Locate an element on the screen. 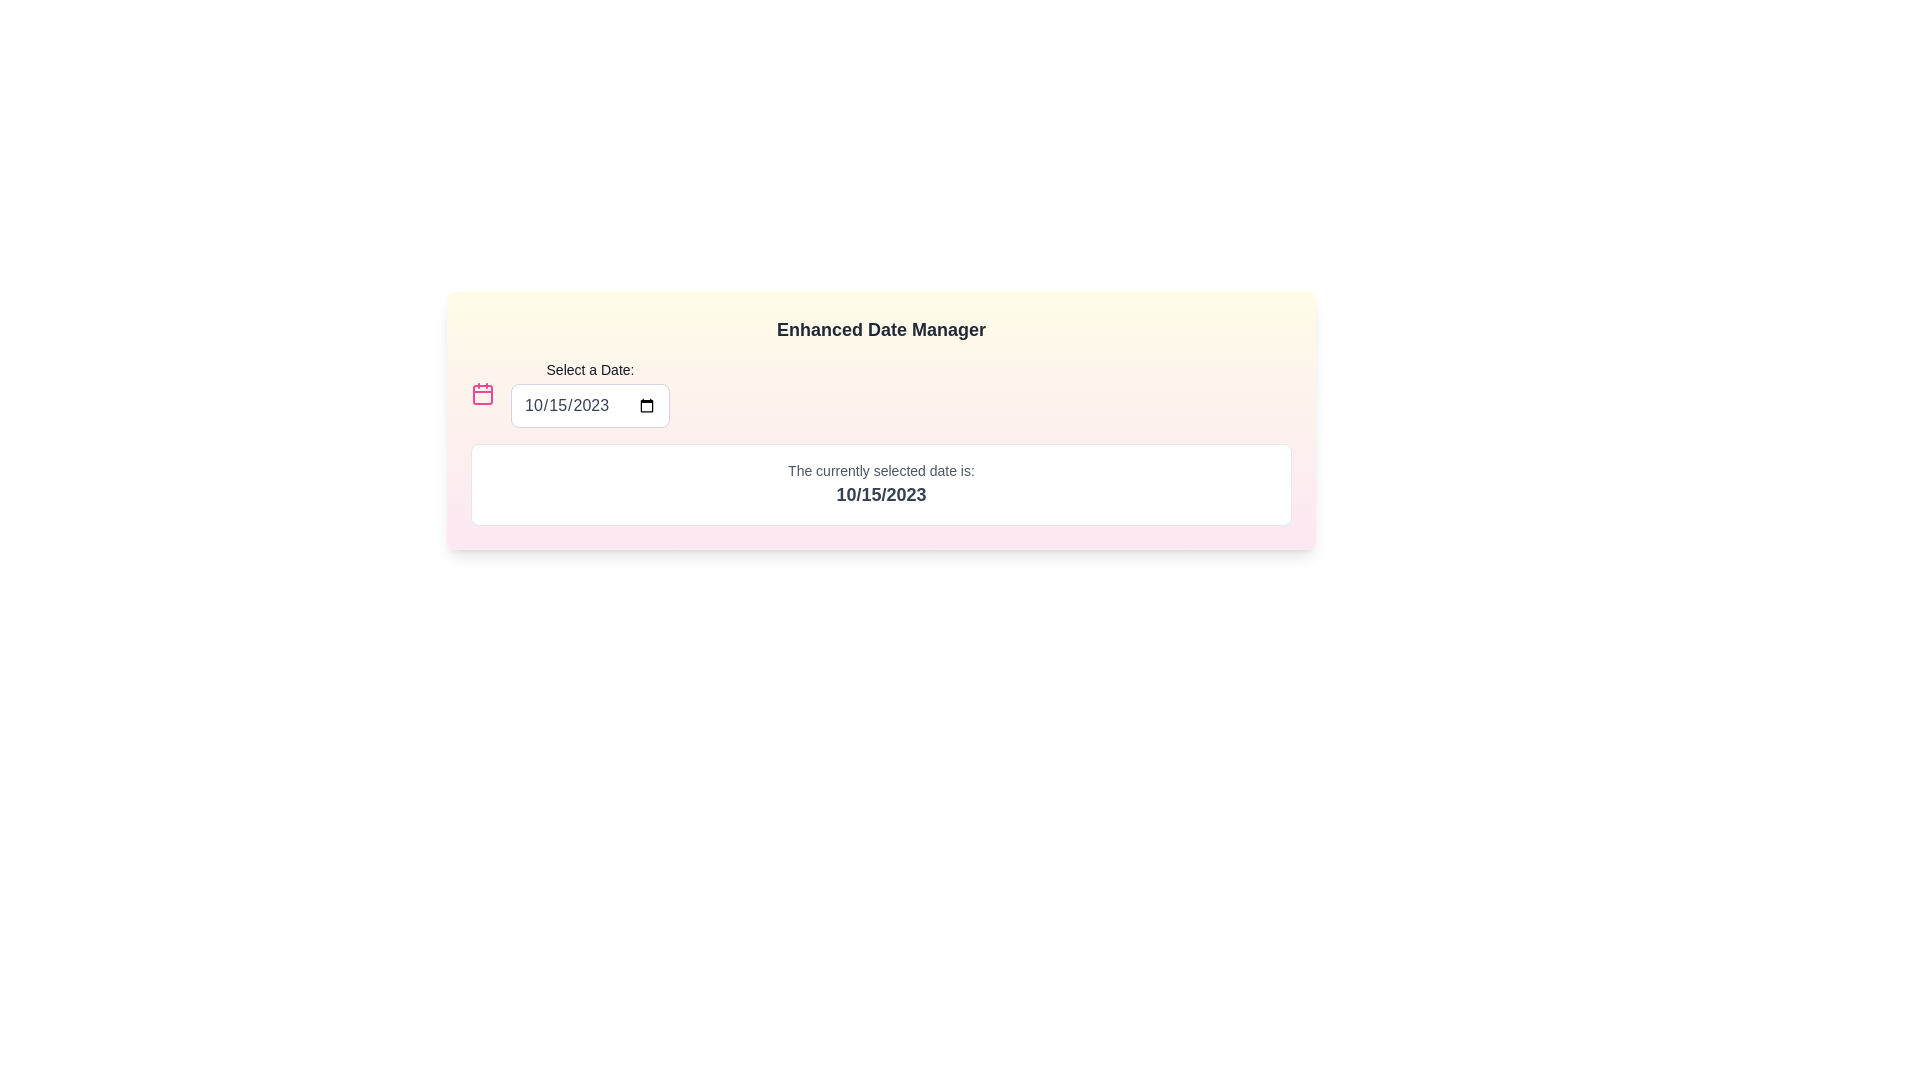 This screenshot has width=1920, height=1080. descriptive label text that indicates the context for the currently selected date displayed below it, specifically located above the date text '10/15/2023' is located at coordinates (880, 470).